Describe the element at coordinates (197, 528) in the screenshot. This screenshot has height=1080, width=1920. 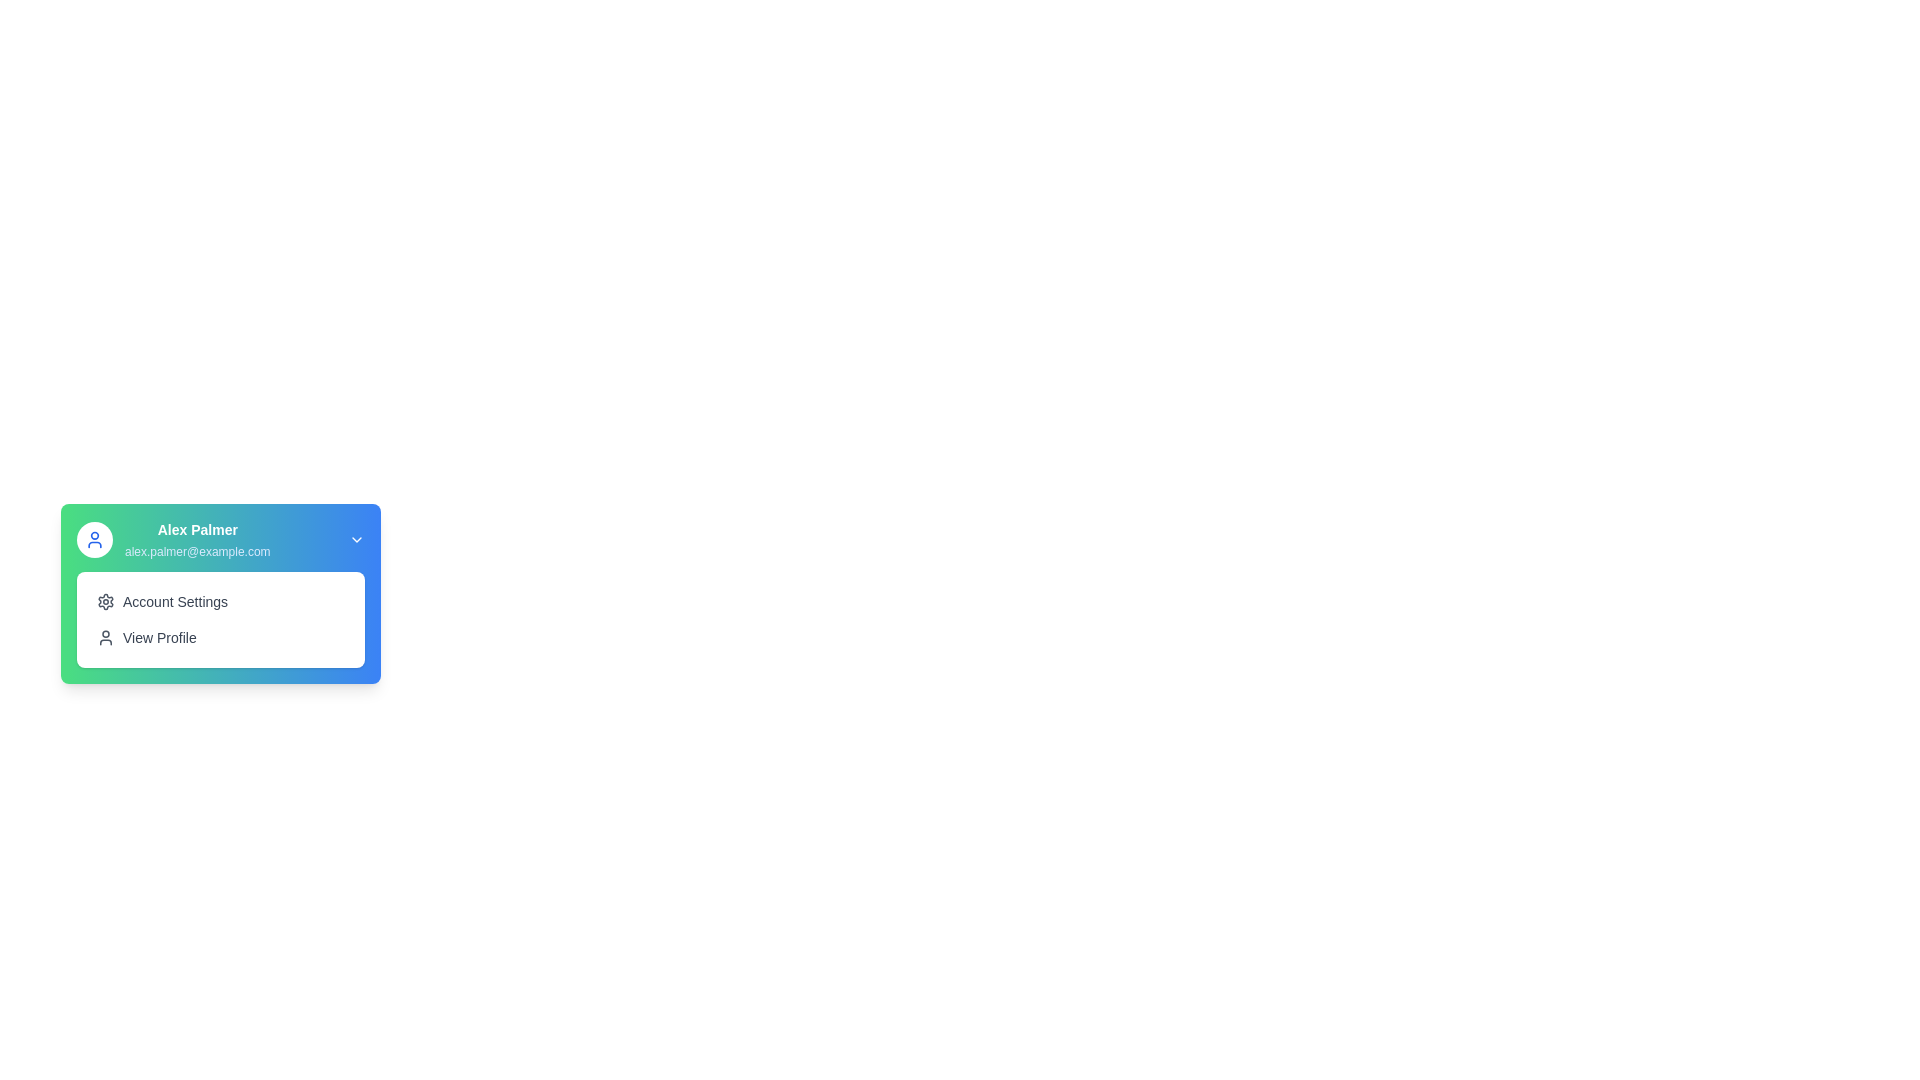
I see `the text label that identifies the user's name, positioned at the top of the card component, above the email address` at that location.